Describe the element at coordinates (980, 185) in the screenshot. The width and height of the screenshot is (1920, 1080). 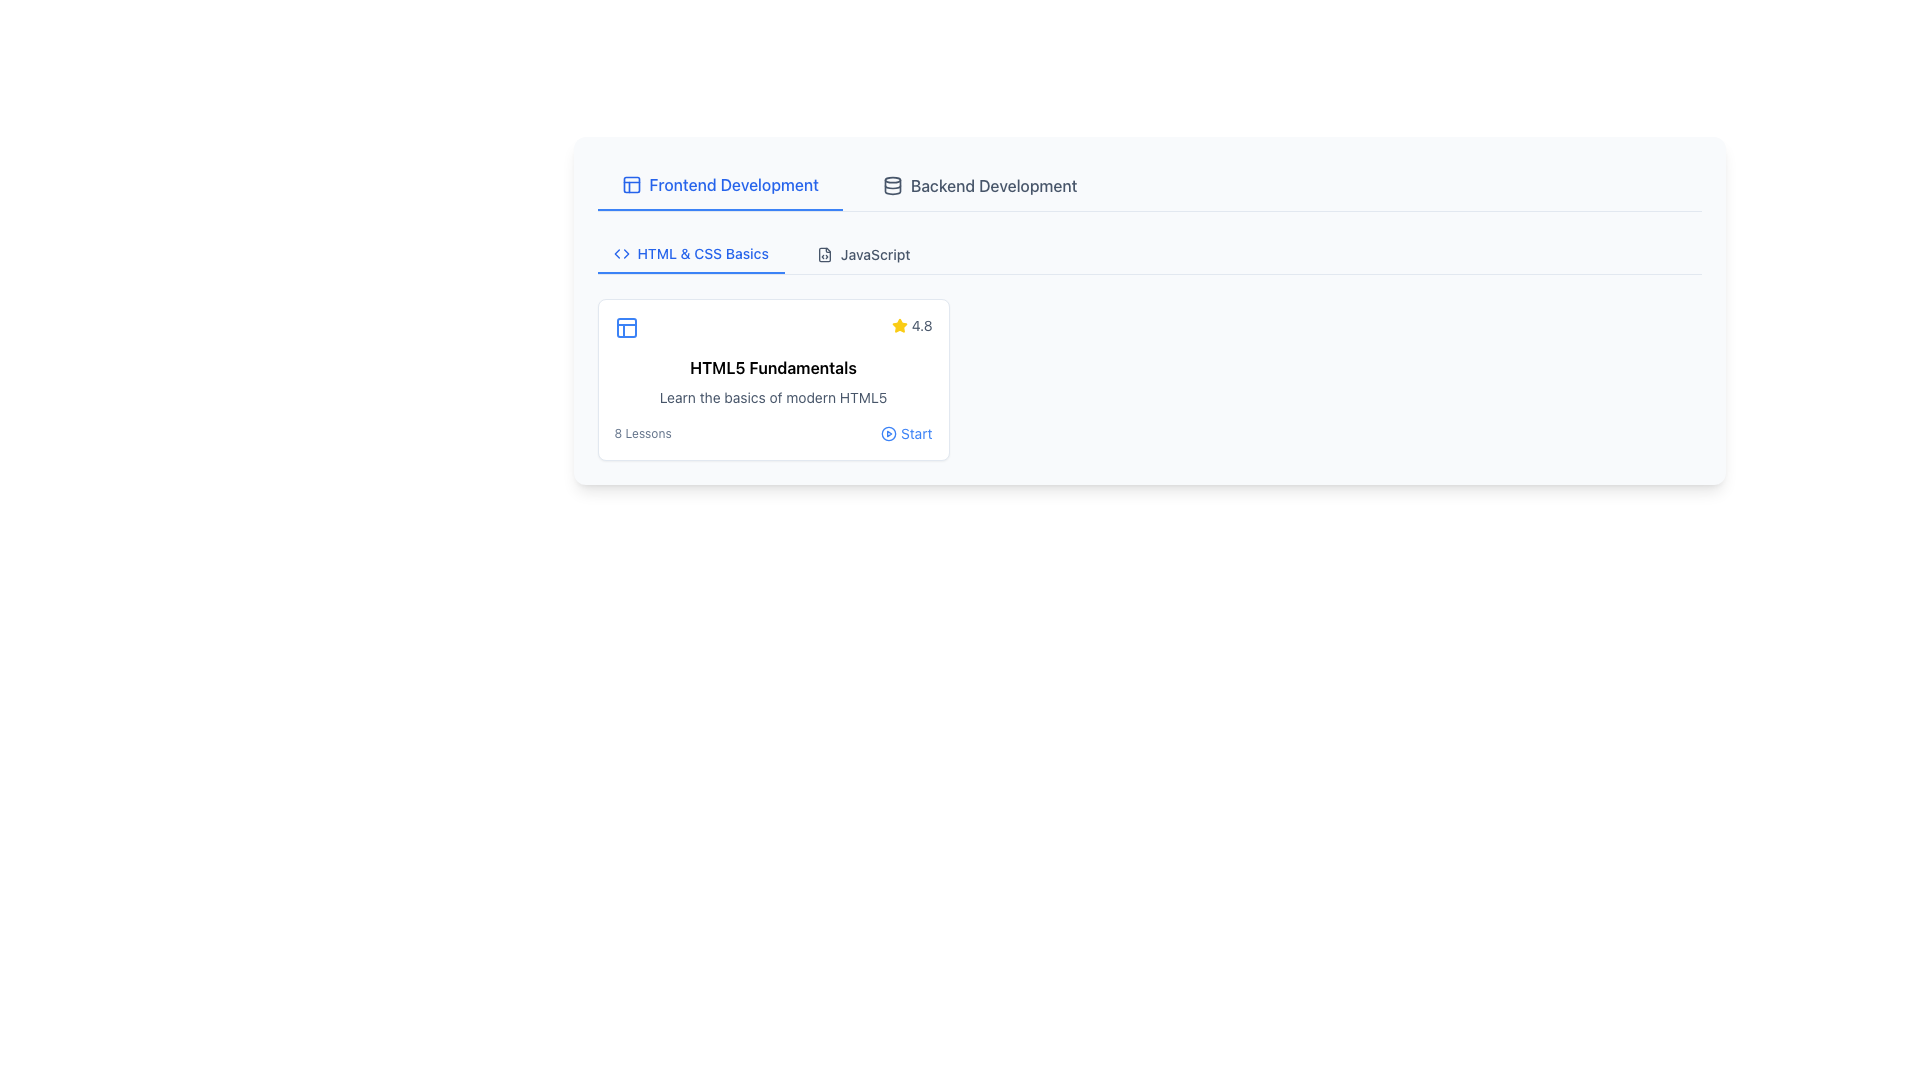
I see `the second clickable menu item in the horizontal menu layout` at that location.